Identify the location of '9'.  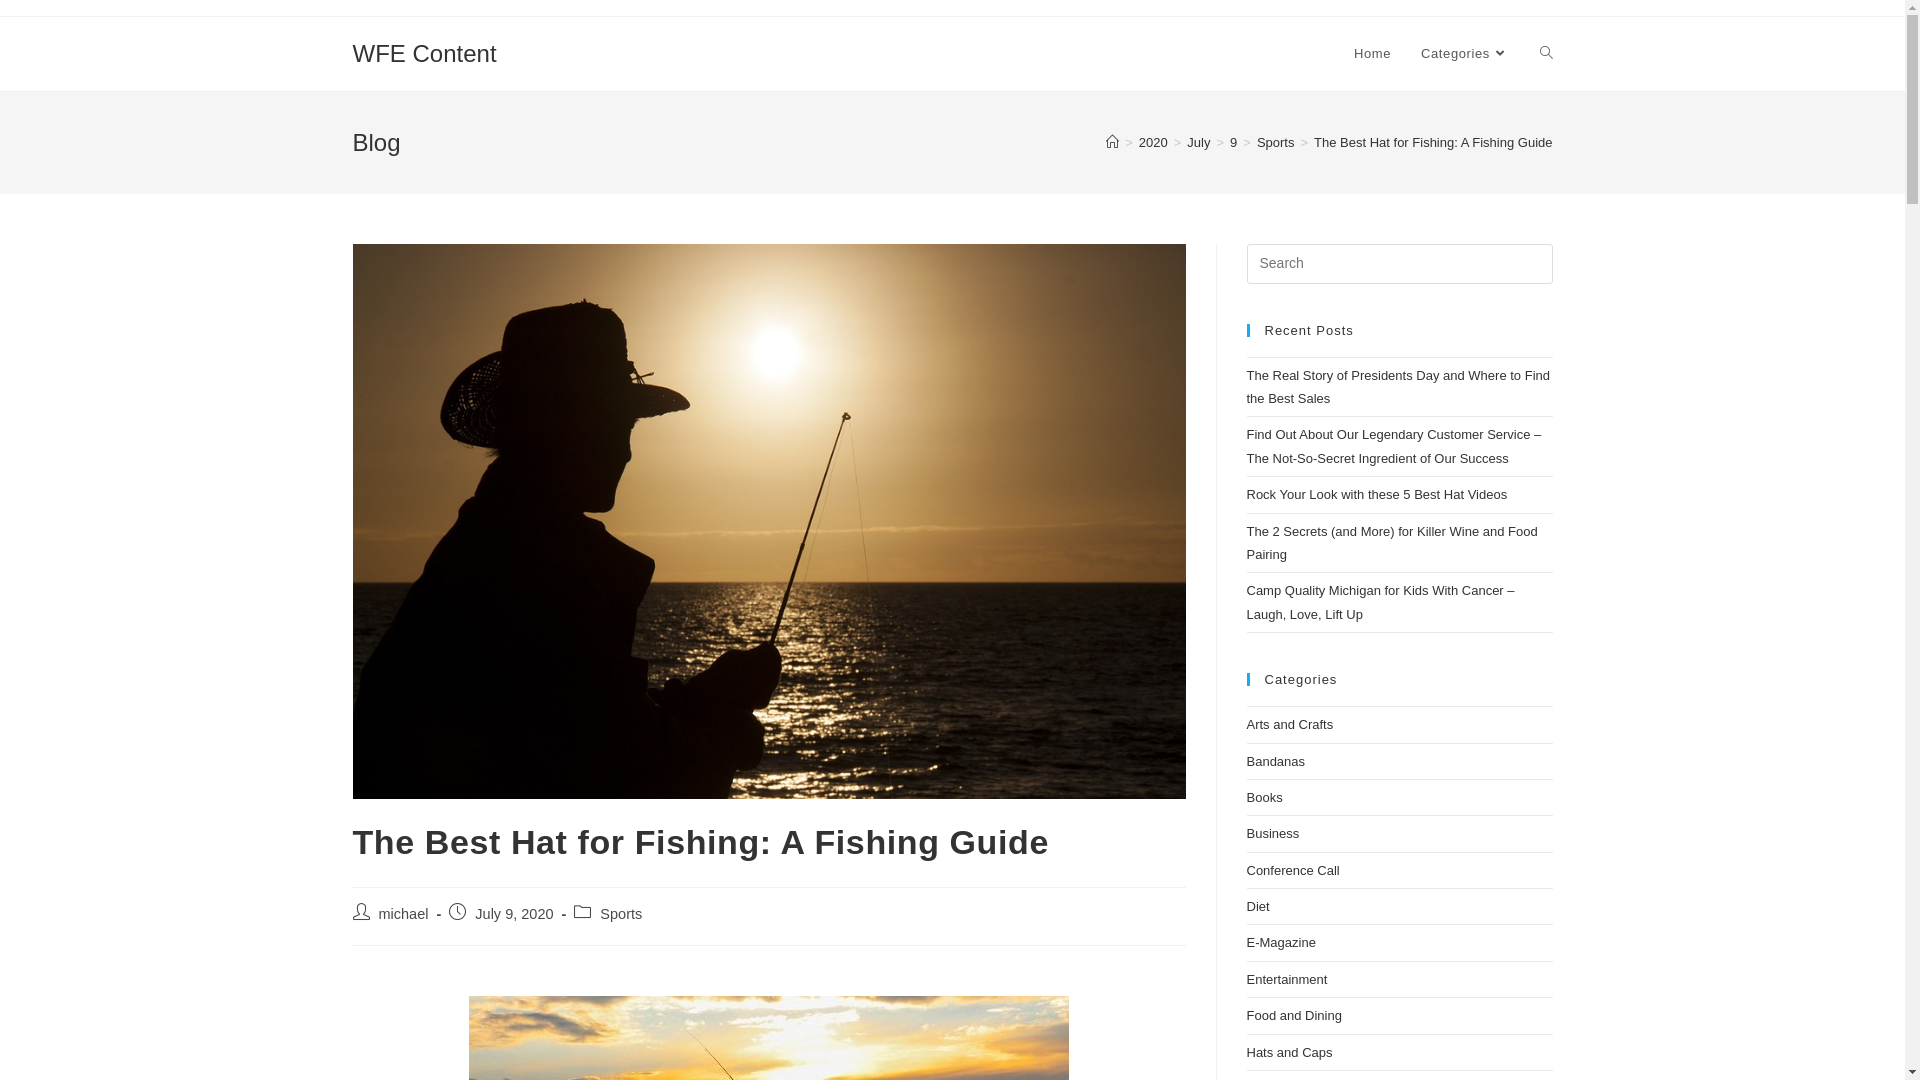
(1232, 141).